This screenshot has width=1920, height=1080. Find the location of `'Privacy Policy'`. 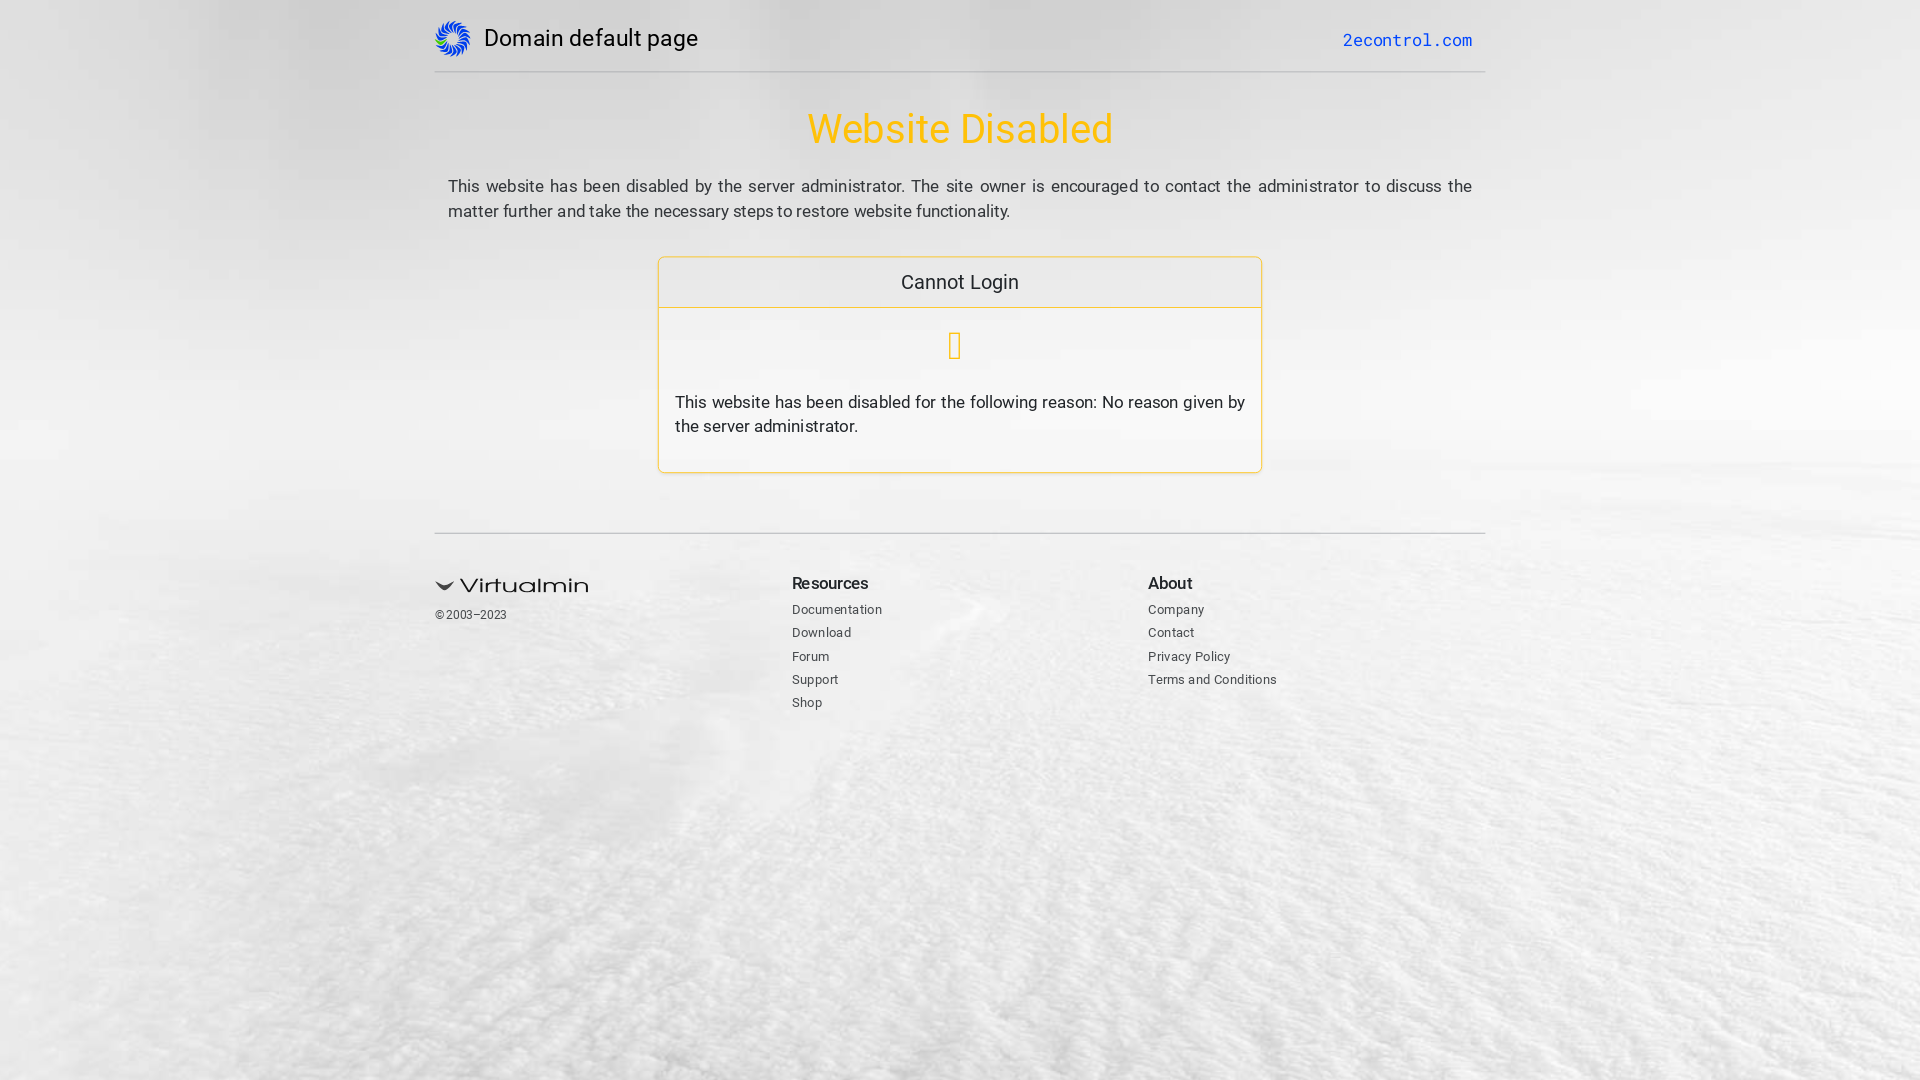

'Privacy Policy' is located at coordinates (1197, 657).